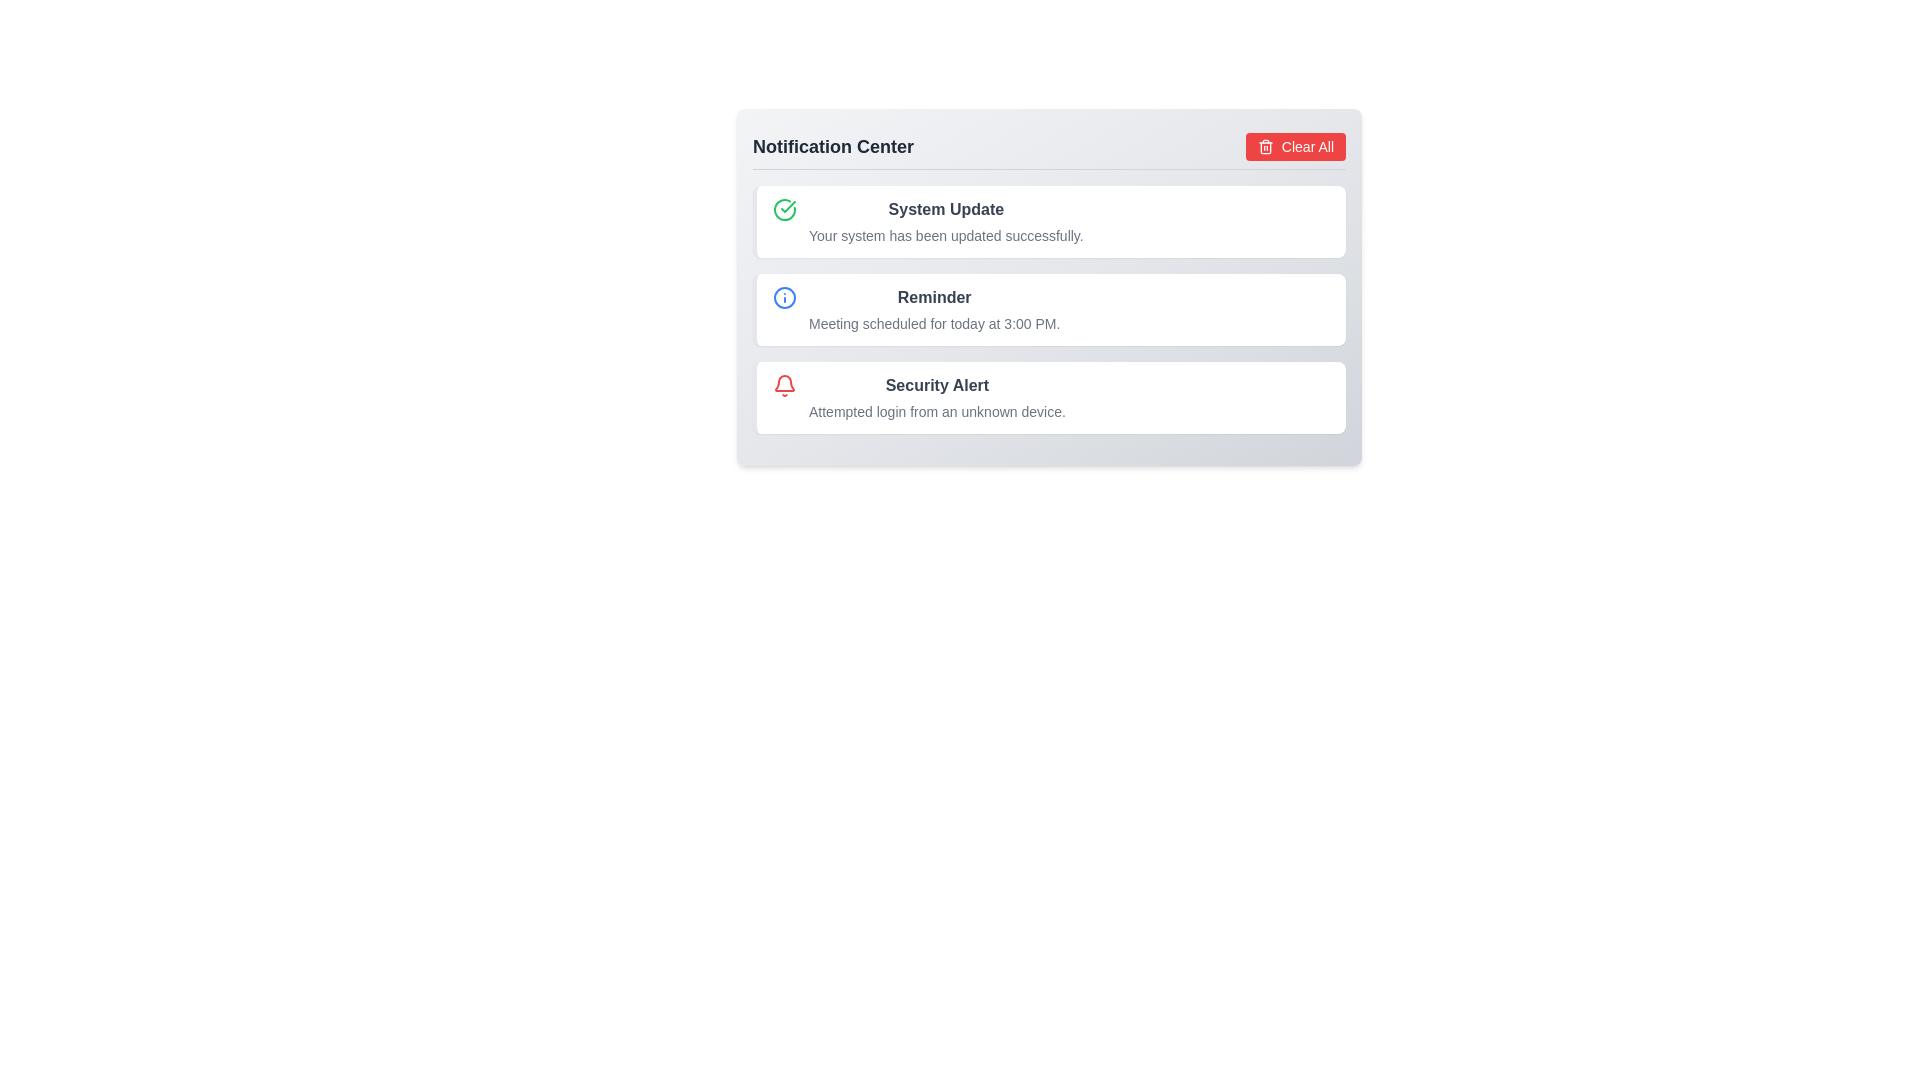 The image size is (1920, 1080). What do you see at coordinates (936, 385) in the screenshot?
I see `text of the Text Label that displays 'Security Alert' at the top of the notification card` at bounding box center [936, 385].